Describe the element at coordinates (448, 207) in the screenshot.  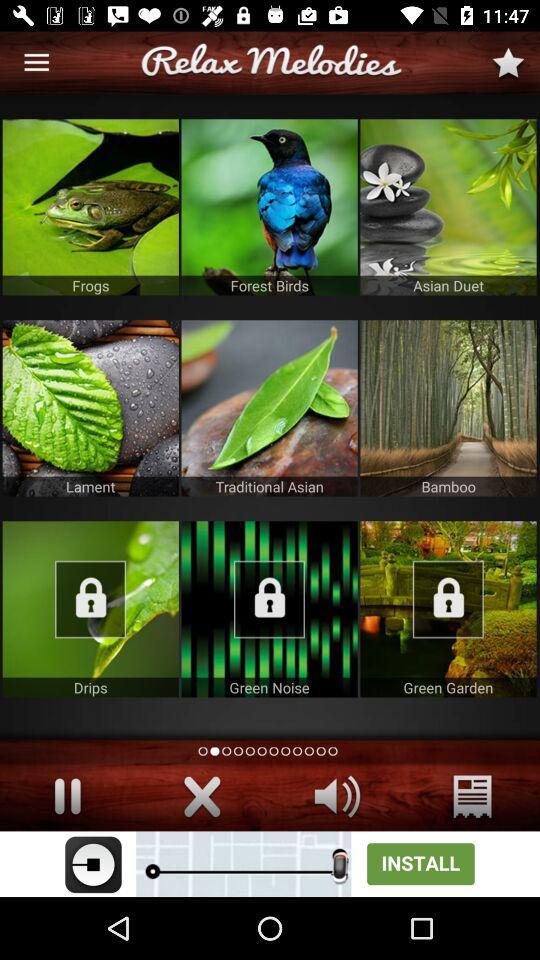
I see `asian duet` at that location.